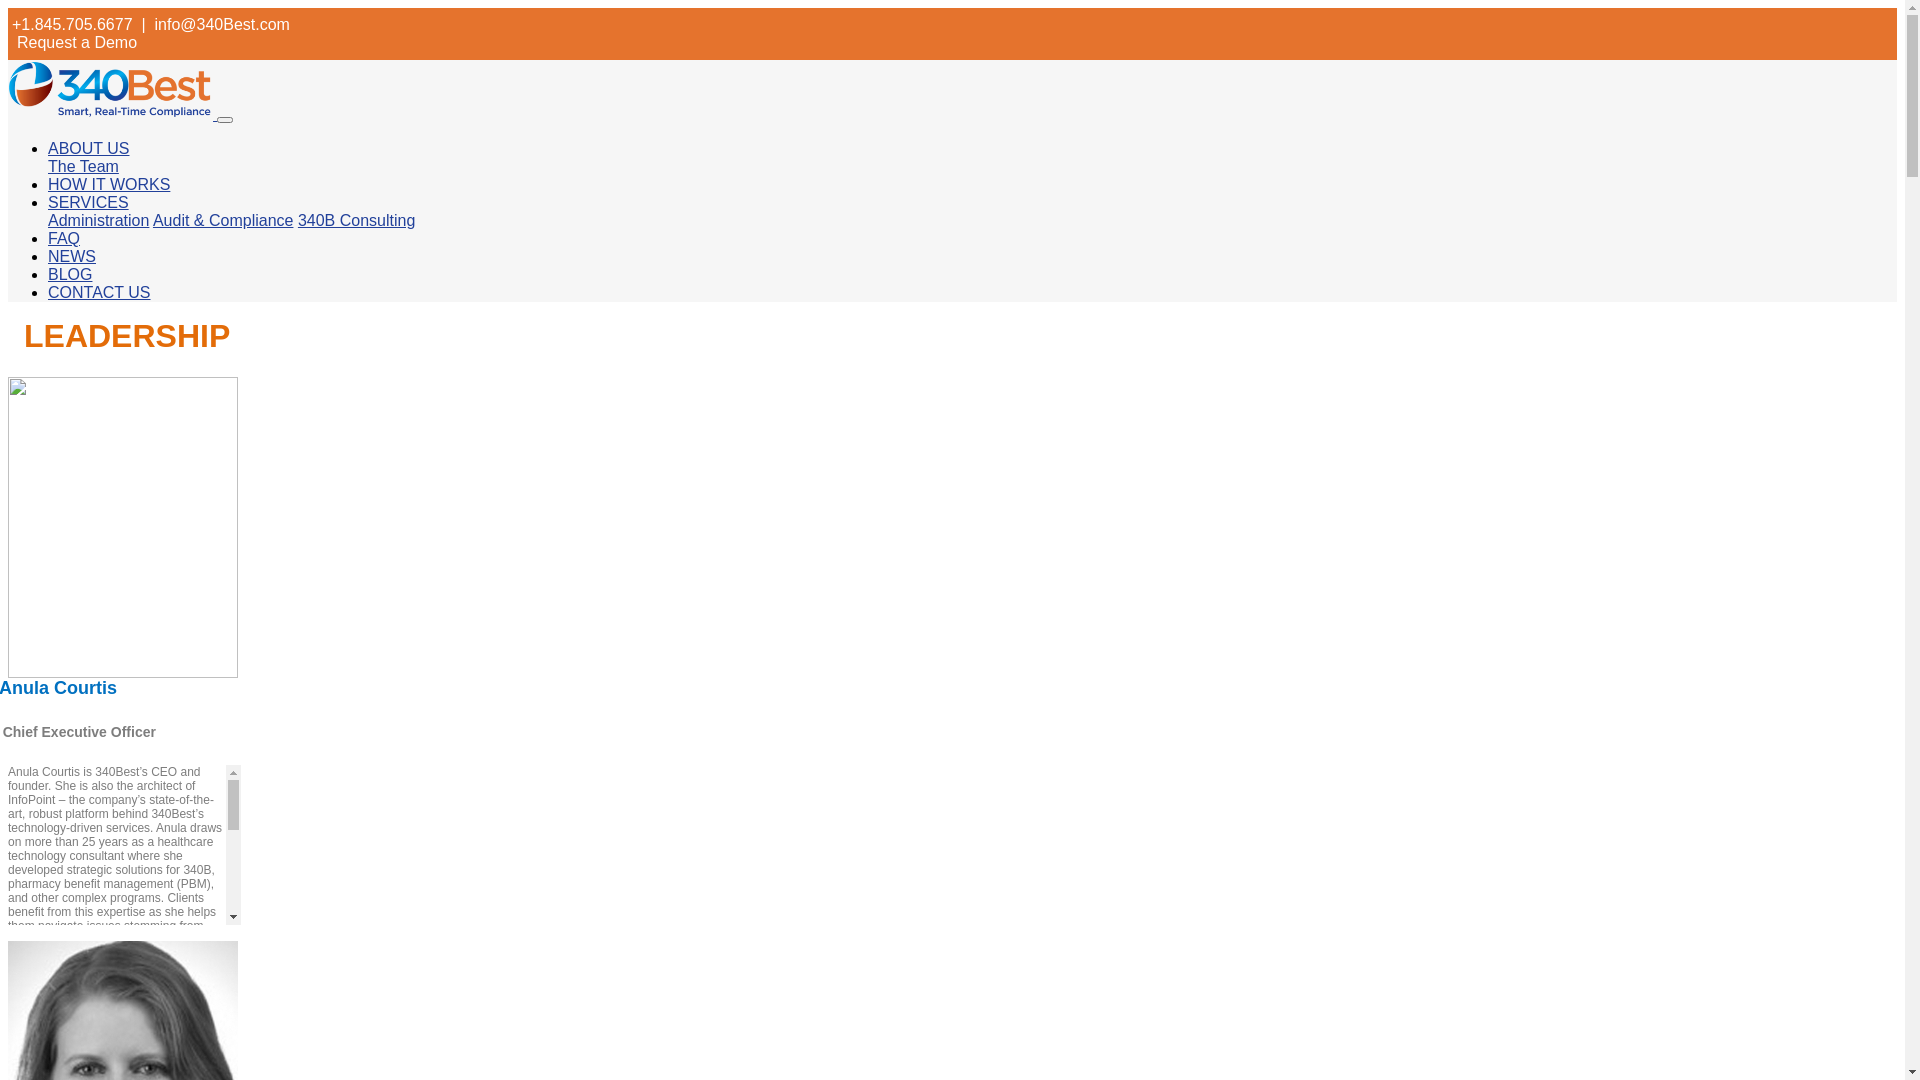 The image size is (1920, 1080). Describe the element at coordinates (223, 220) in the screenshot. I see `'Audit & Compliance'` at that location.